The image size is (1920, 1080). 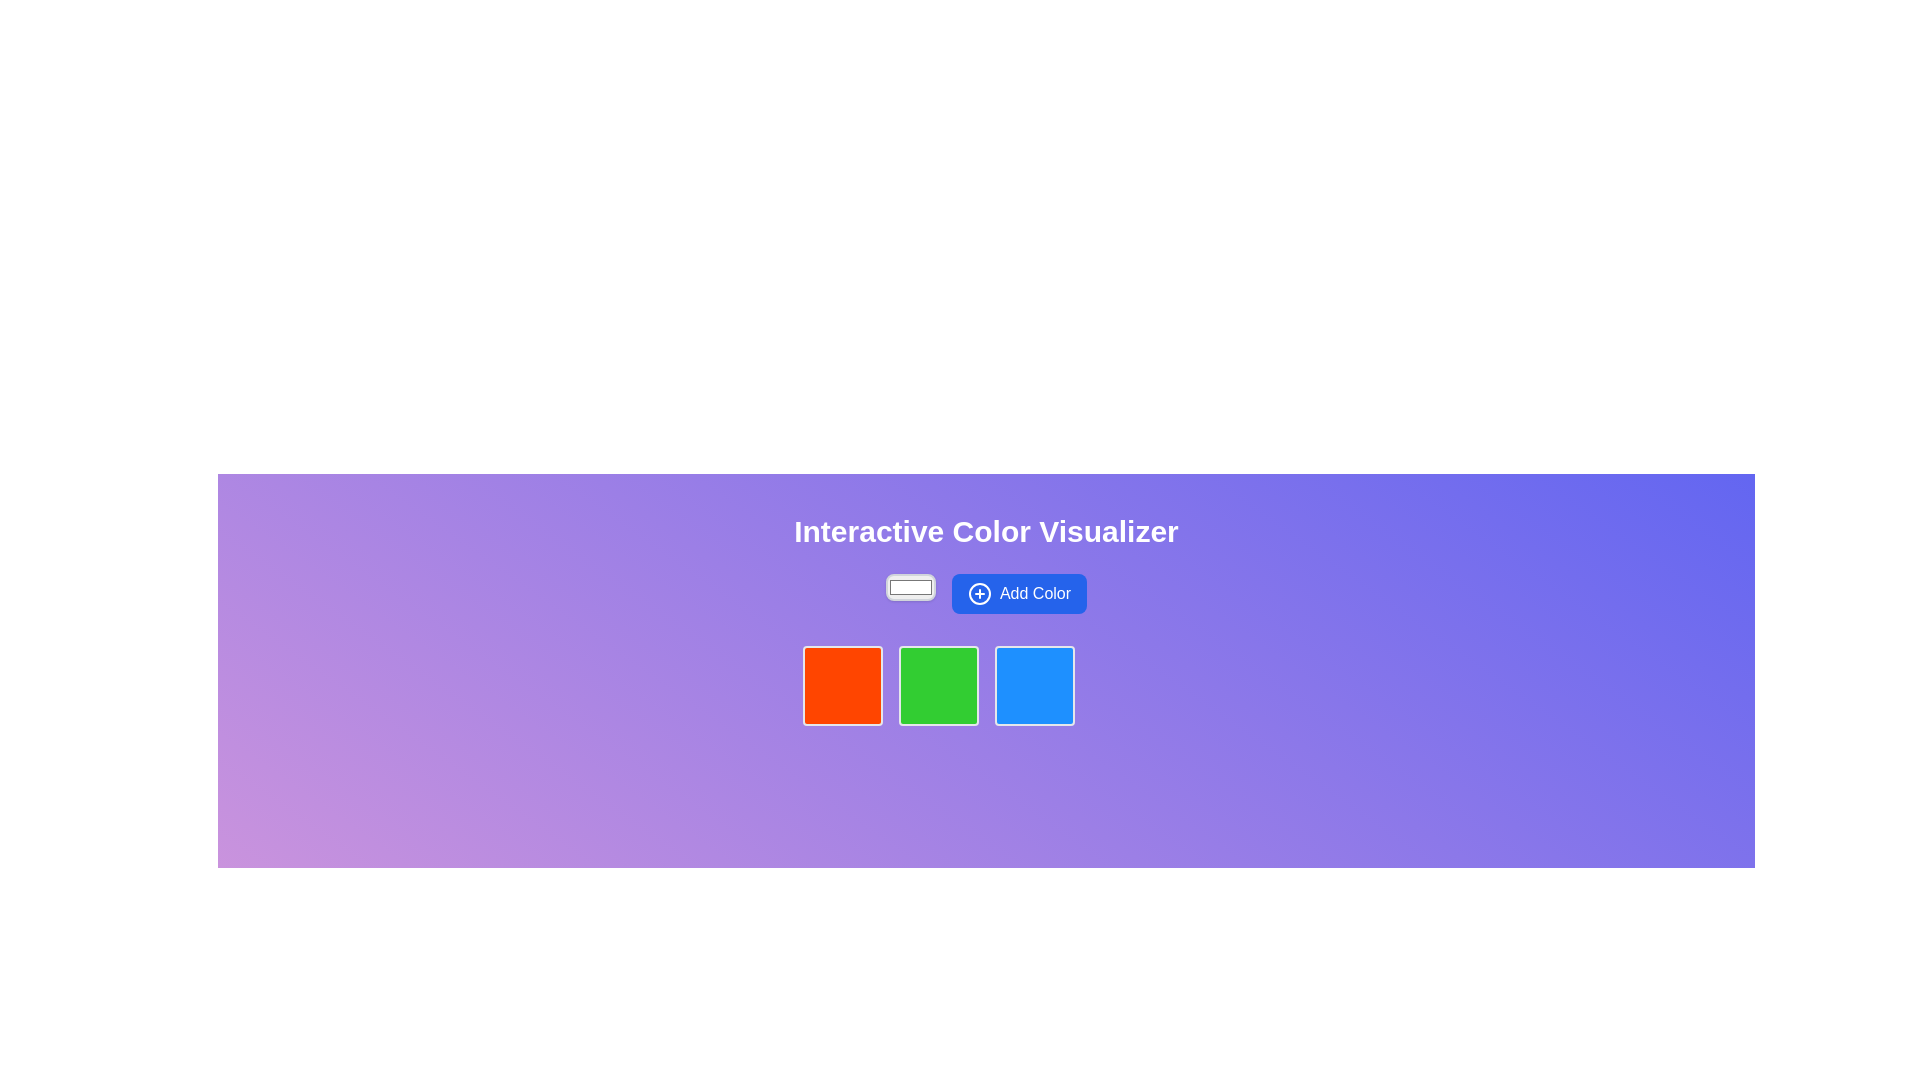 What do you see at coordinates (909, 586) in the screenshot?
I see `the rectangular color picker with rounded edges and shadow effect, which is the leftmost item in the 'Add Color' group` at bounding box center [909, 586].